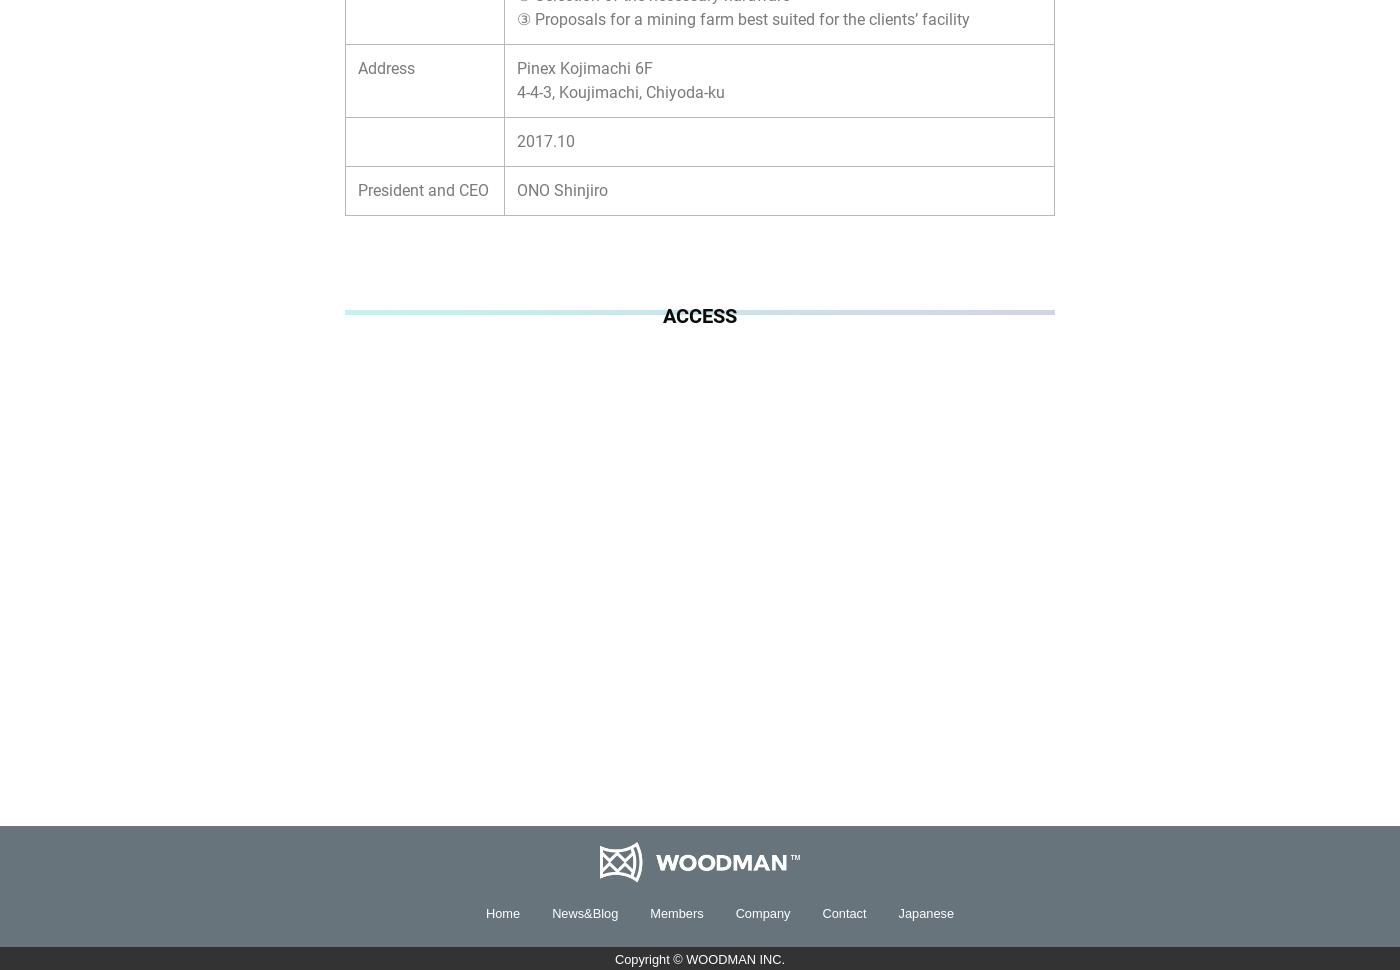  I want to click on 'Contact', so click(844, 912).